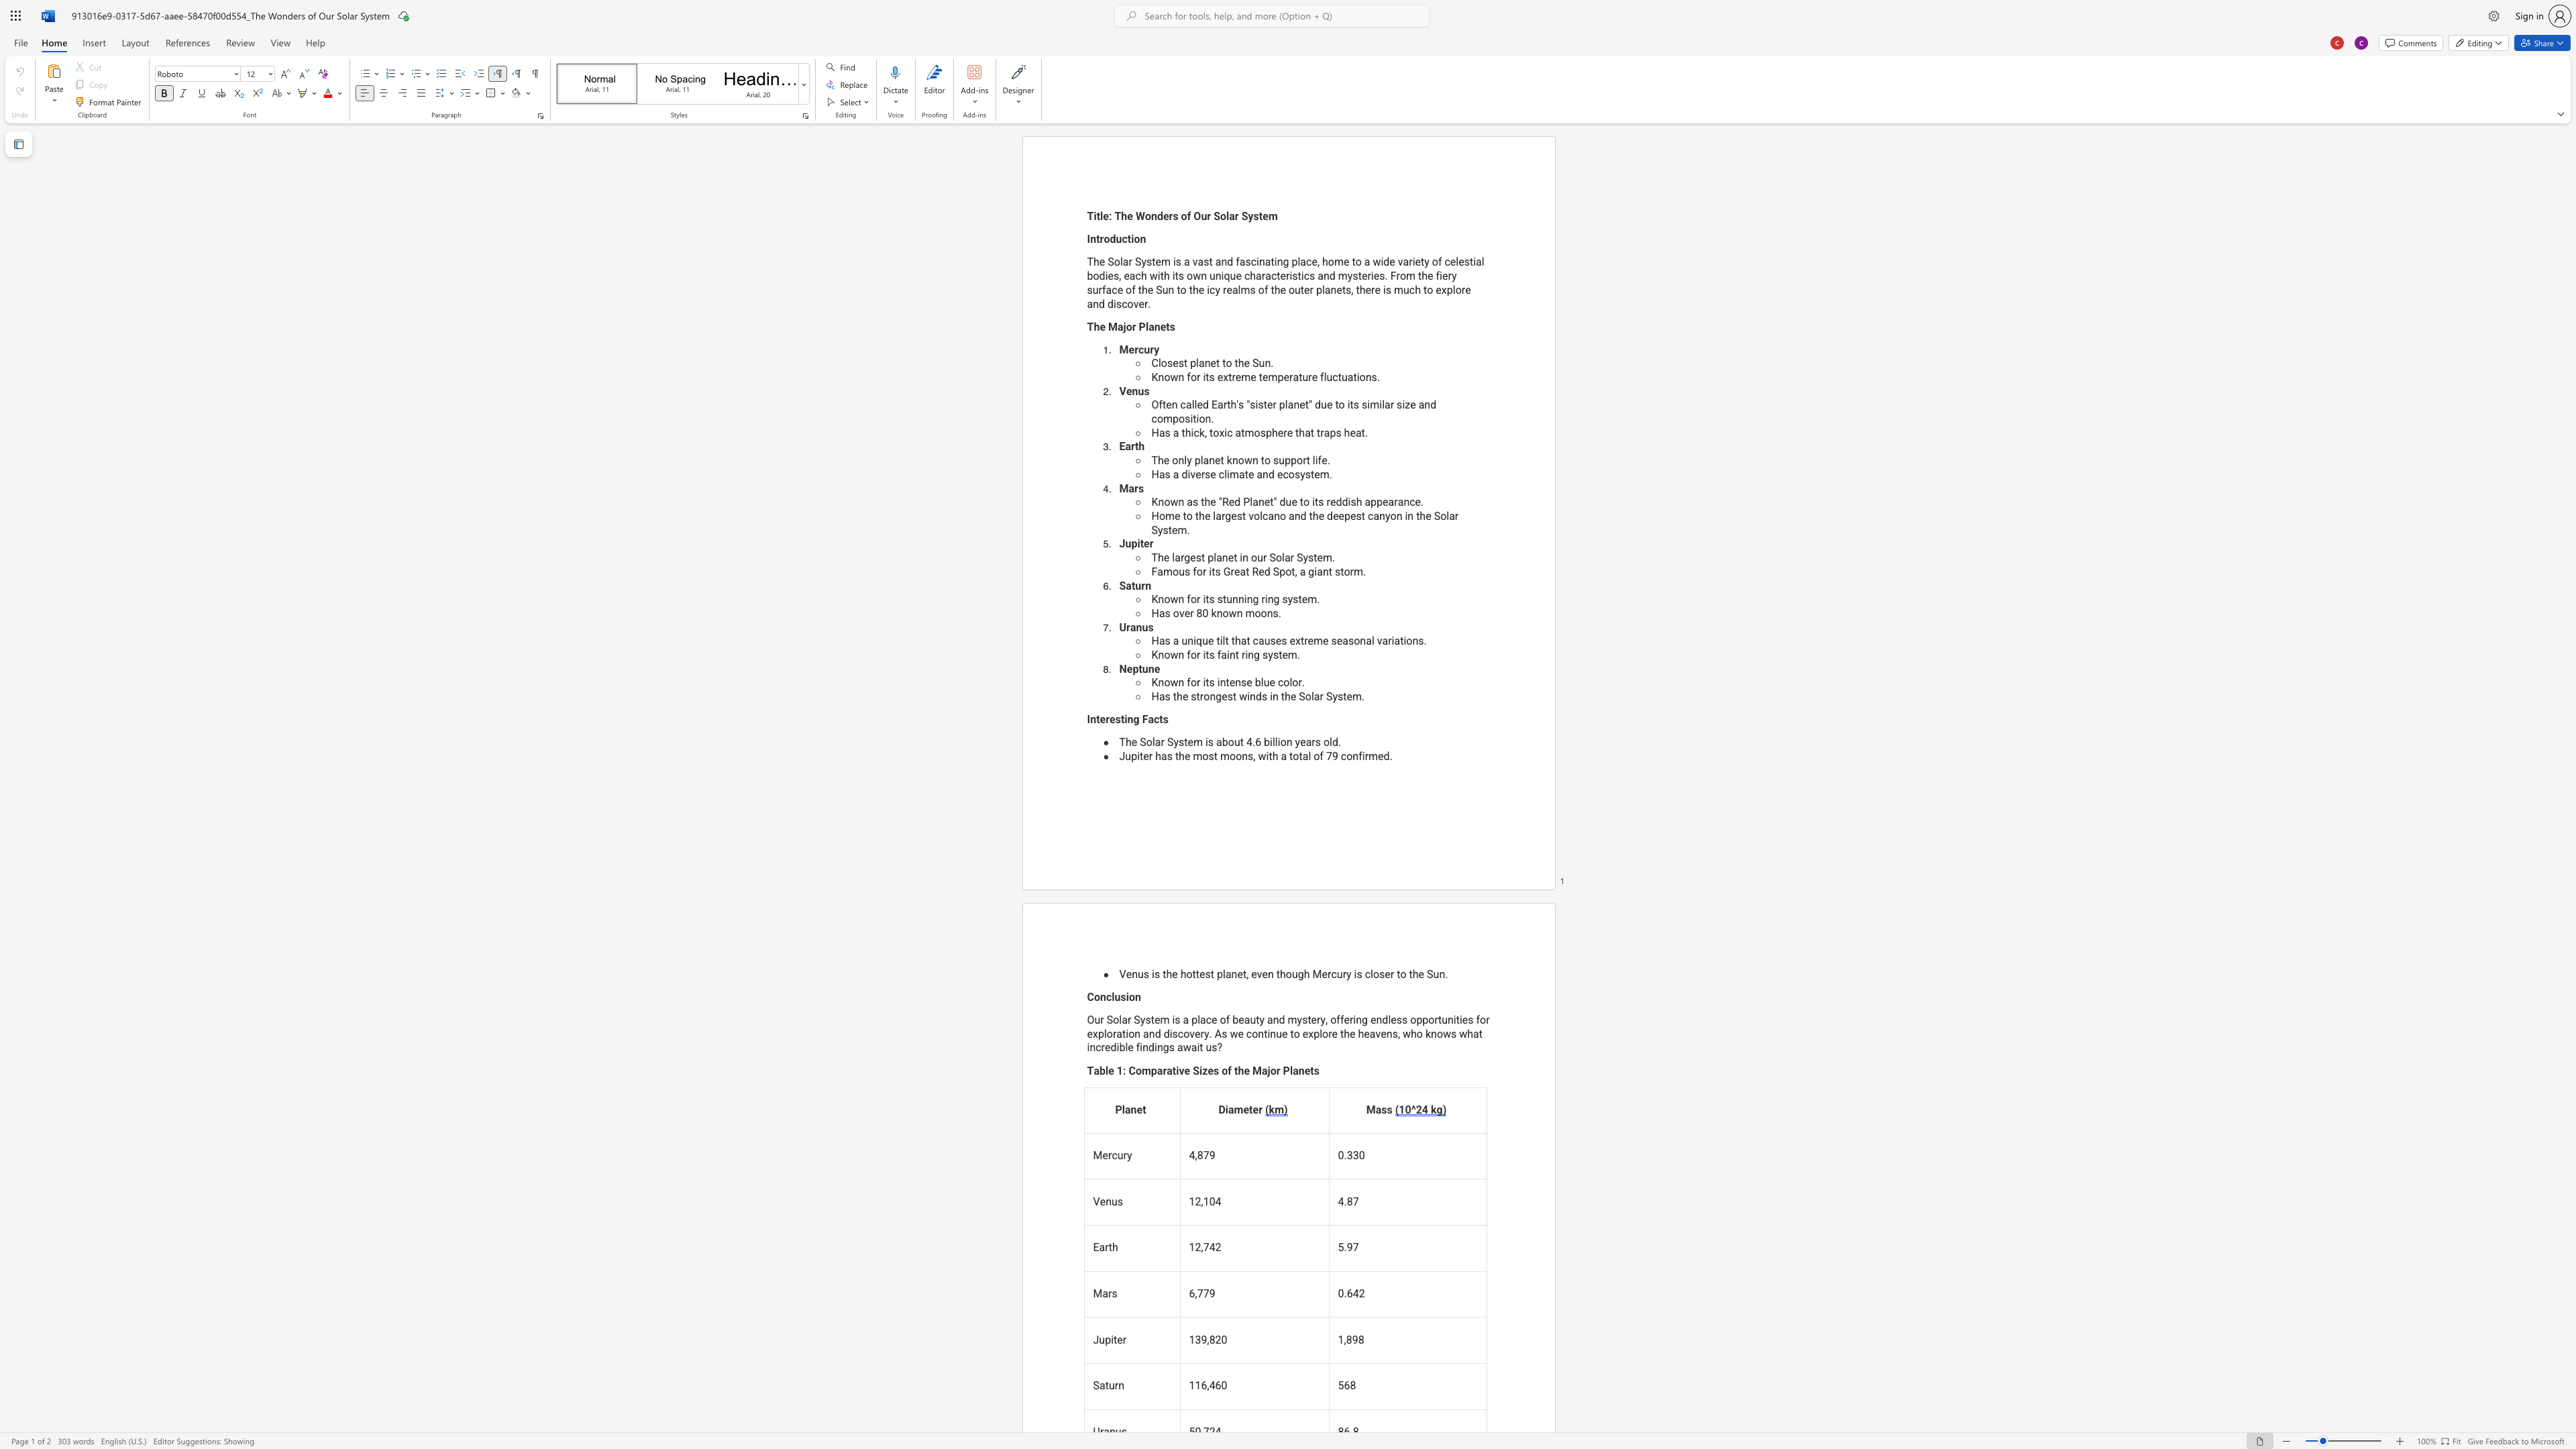  Describe the element at coordinates (1322, 1034) in the screenshot. I see `the subset text "ore the heavens, who knows what in" within the text "Our Solar System is a place of beauty and mystery, offering endless opportunities for exploration and discovery. As we continue to explore the heavens, who knows what incredible findings await us?"` at that location.